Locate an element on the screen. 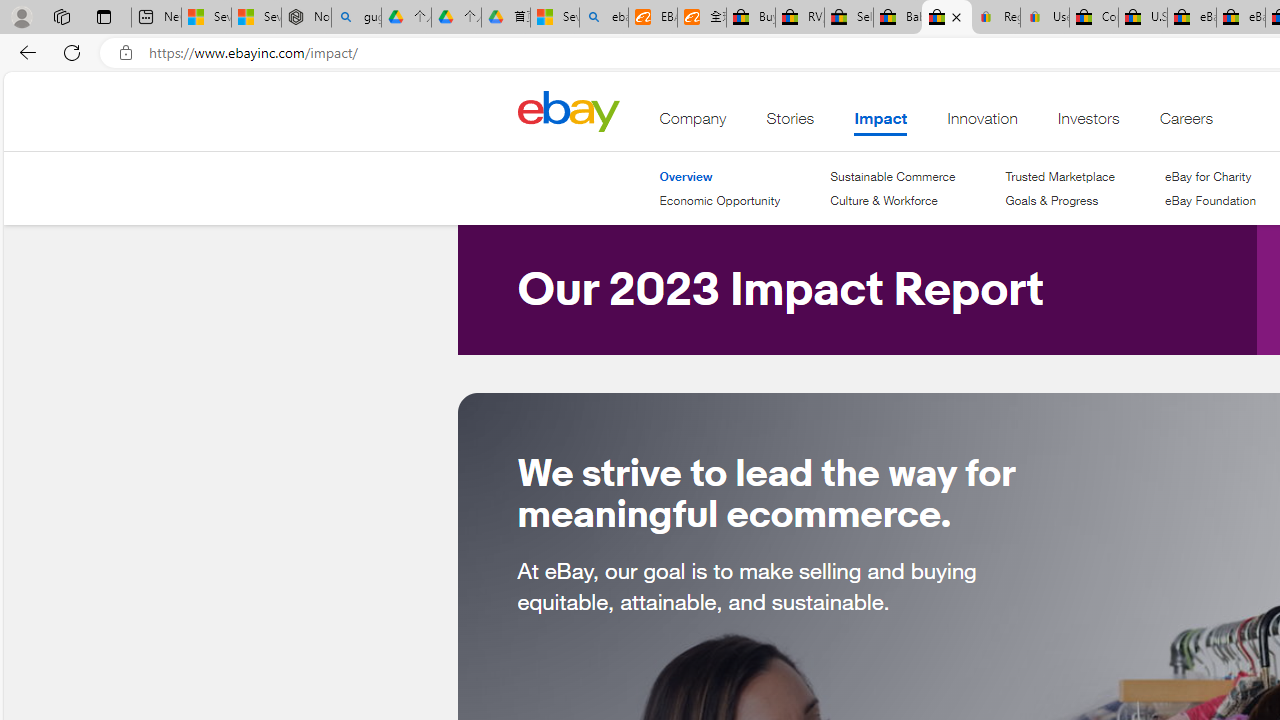 The image size is (1280, 720). 'Goals & Progress' is located at coordinates (1058, 201).